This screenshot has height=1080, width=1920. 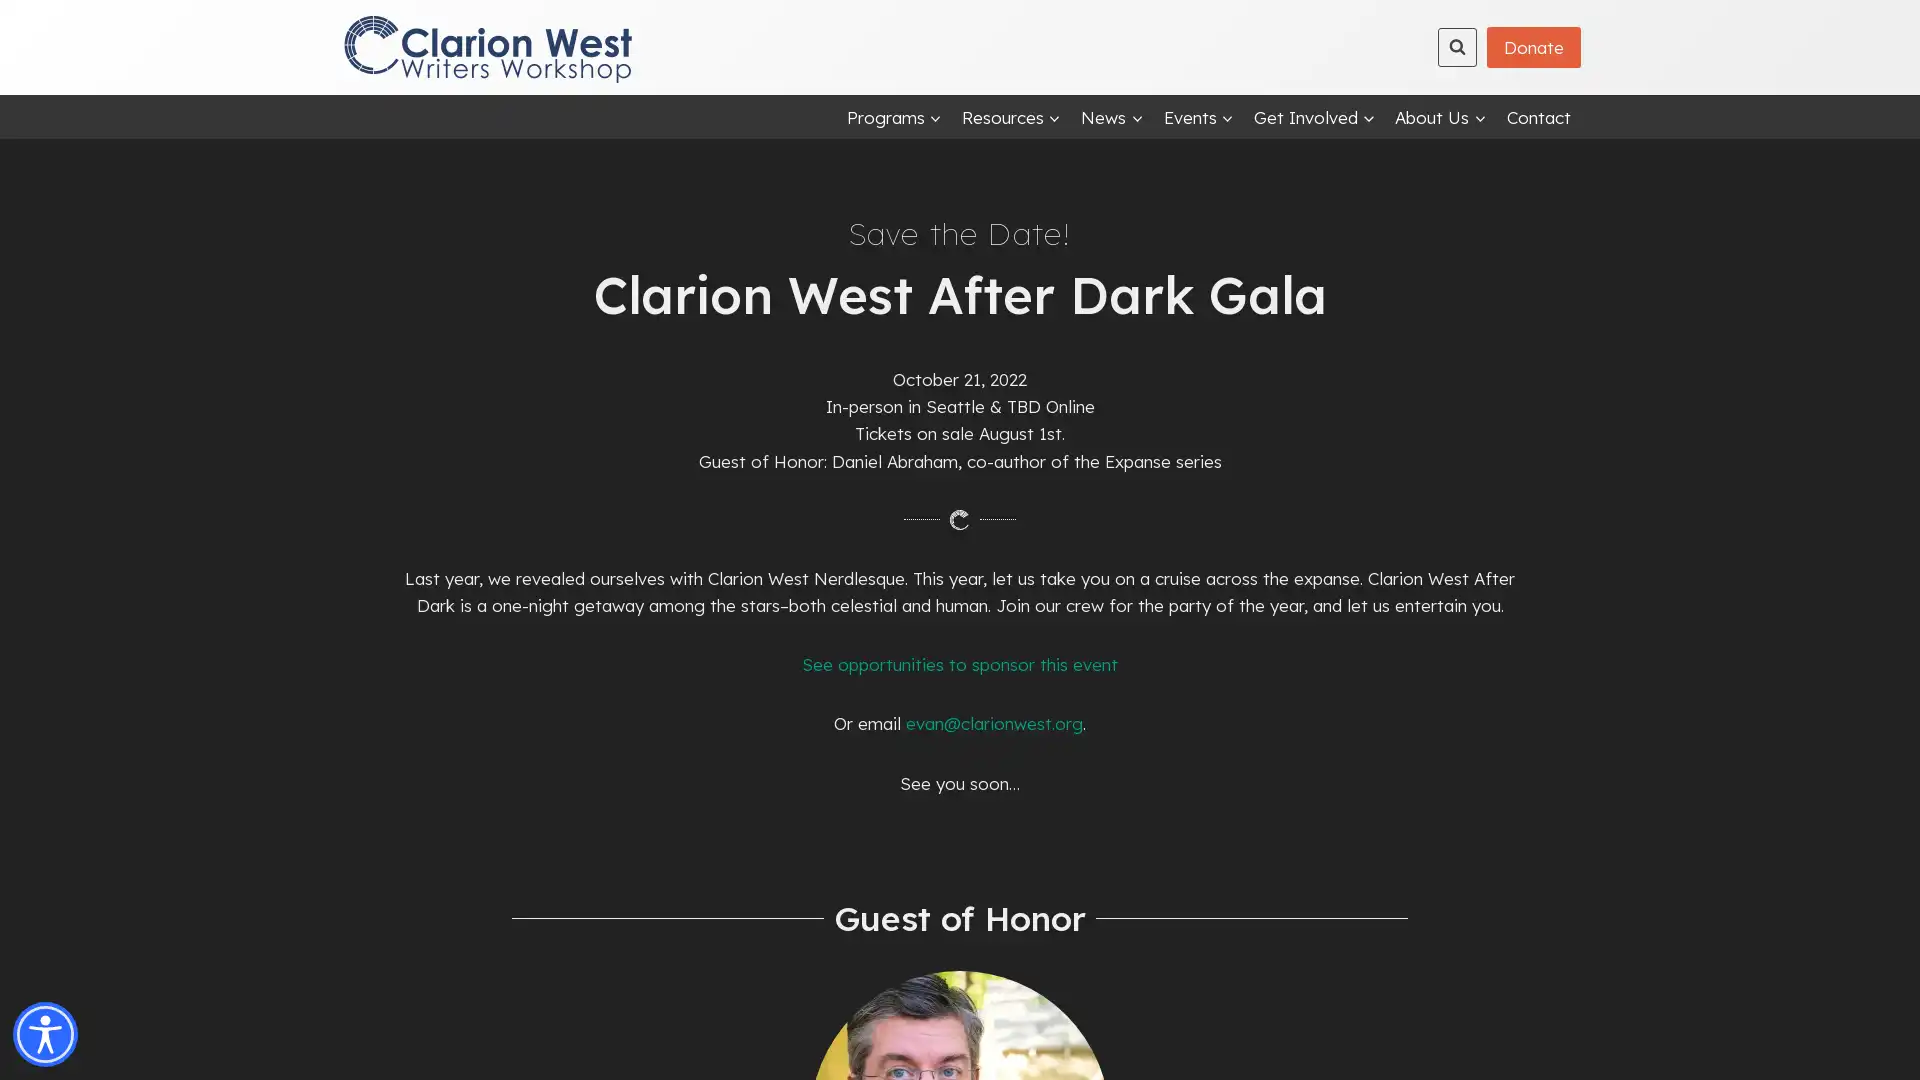 What do you see at coordinates (1440, 116) in the screenshot?
I see `Expand child menu` at bounding box center [1440, 116].